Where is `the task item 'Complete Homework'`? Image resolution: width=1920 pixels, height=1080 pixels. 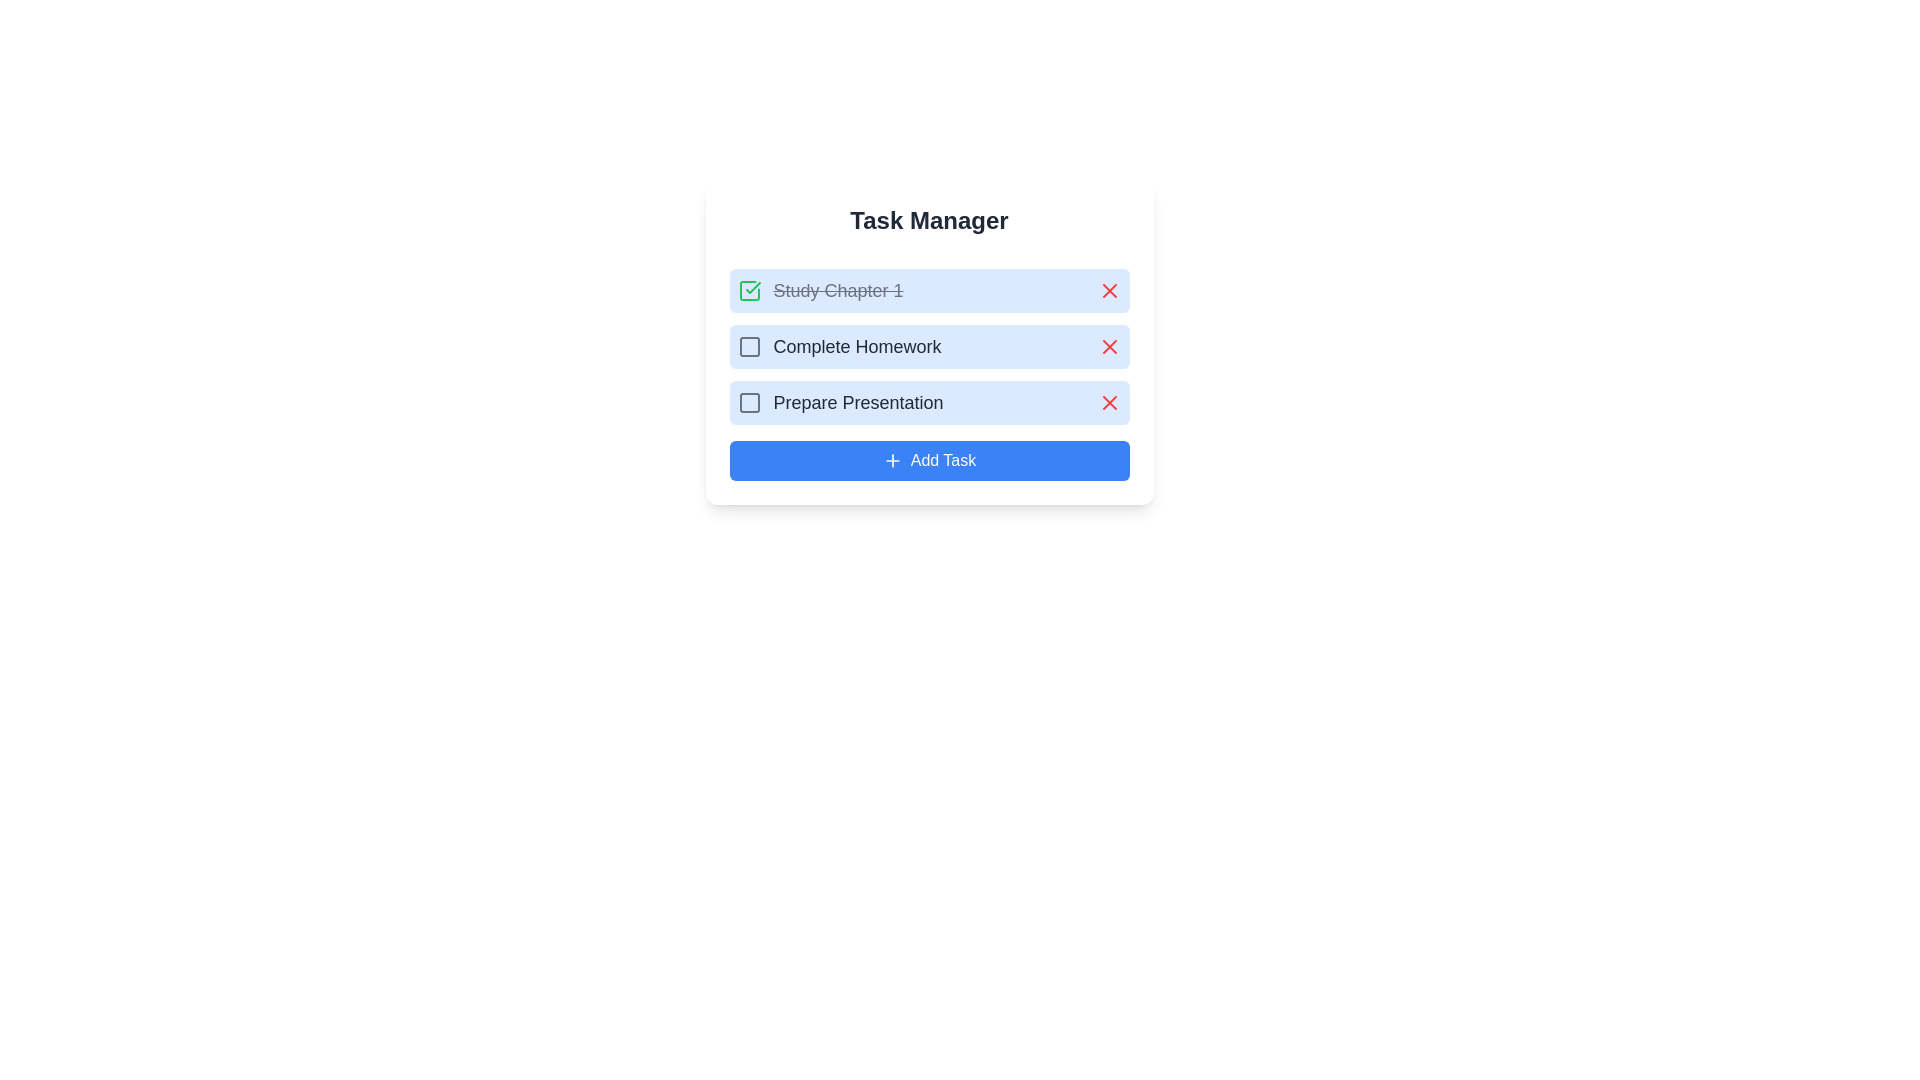
the task item 'Complete Homework' is located at coordinates (928, 346).